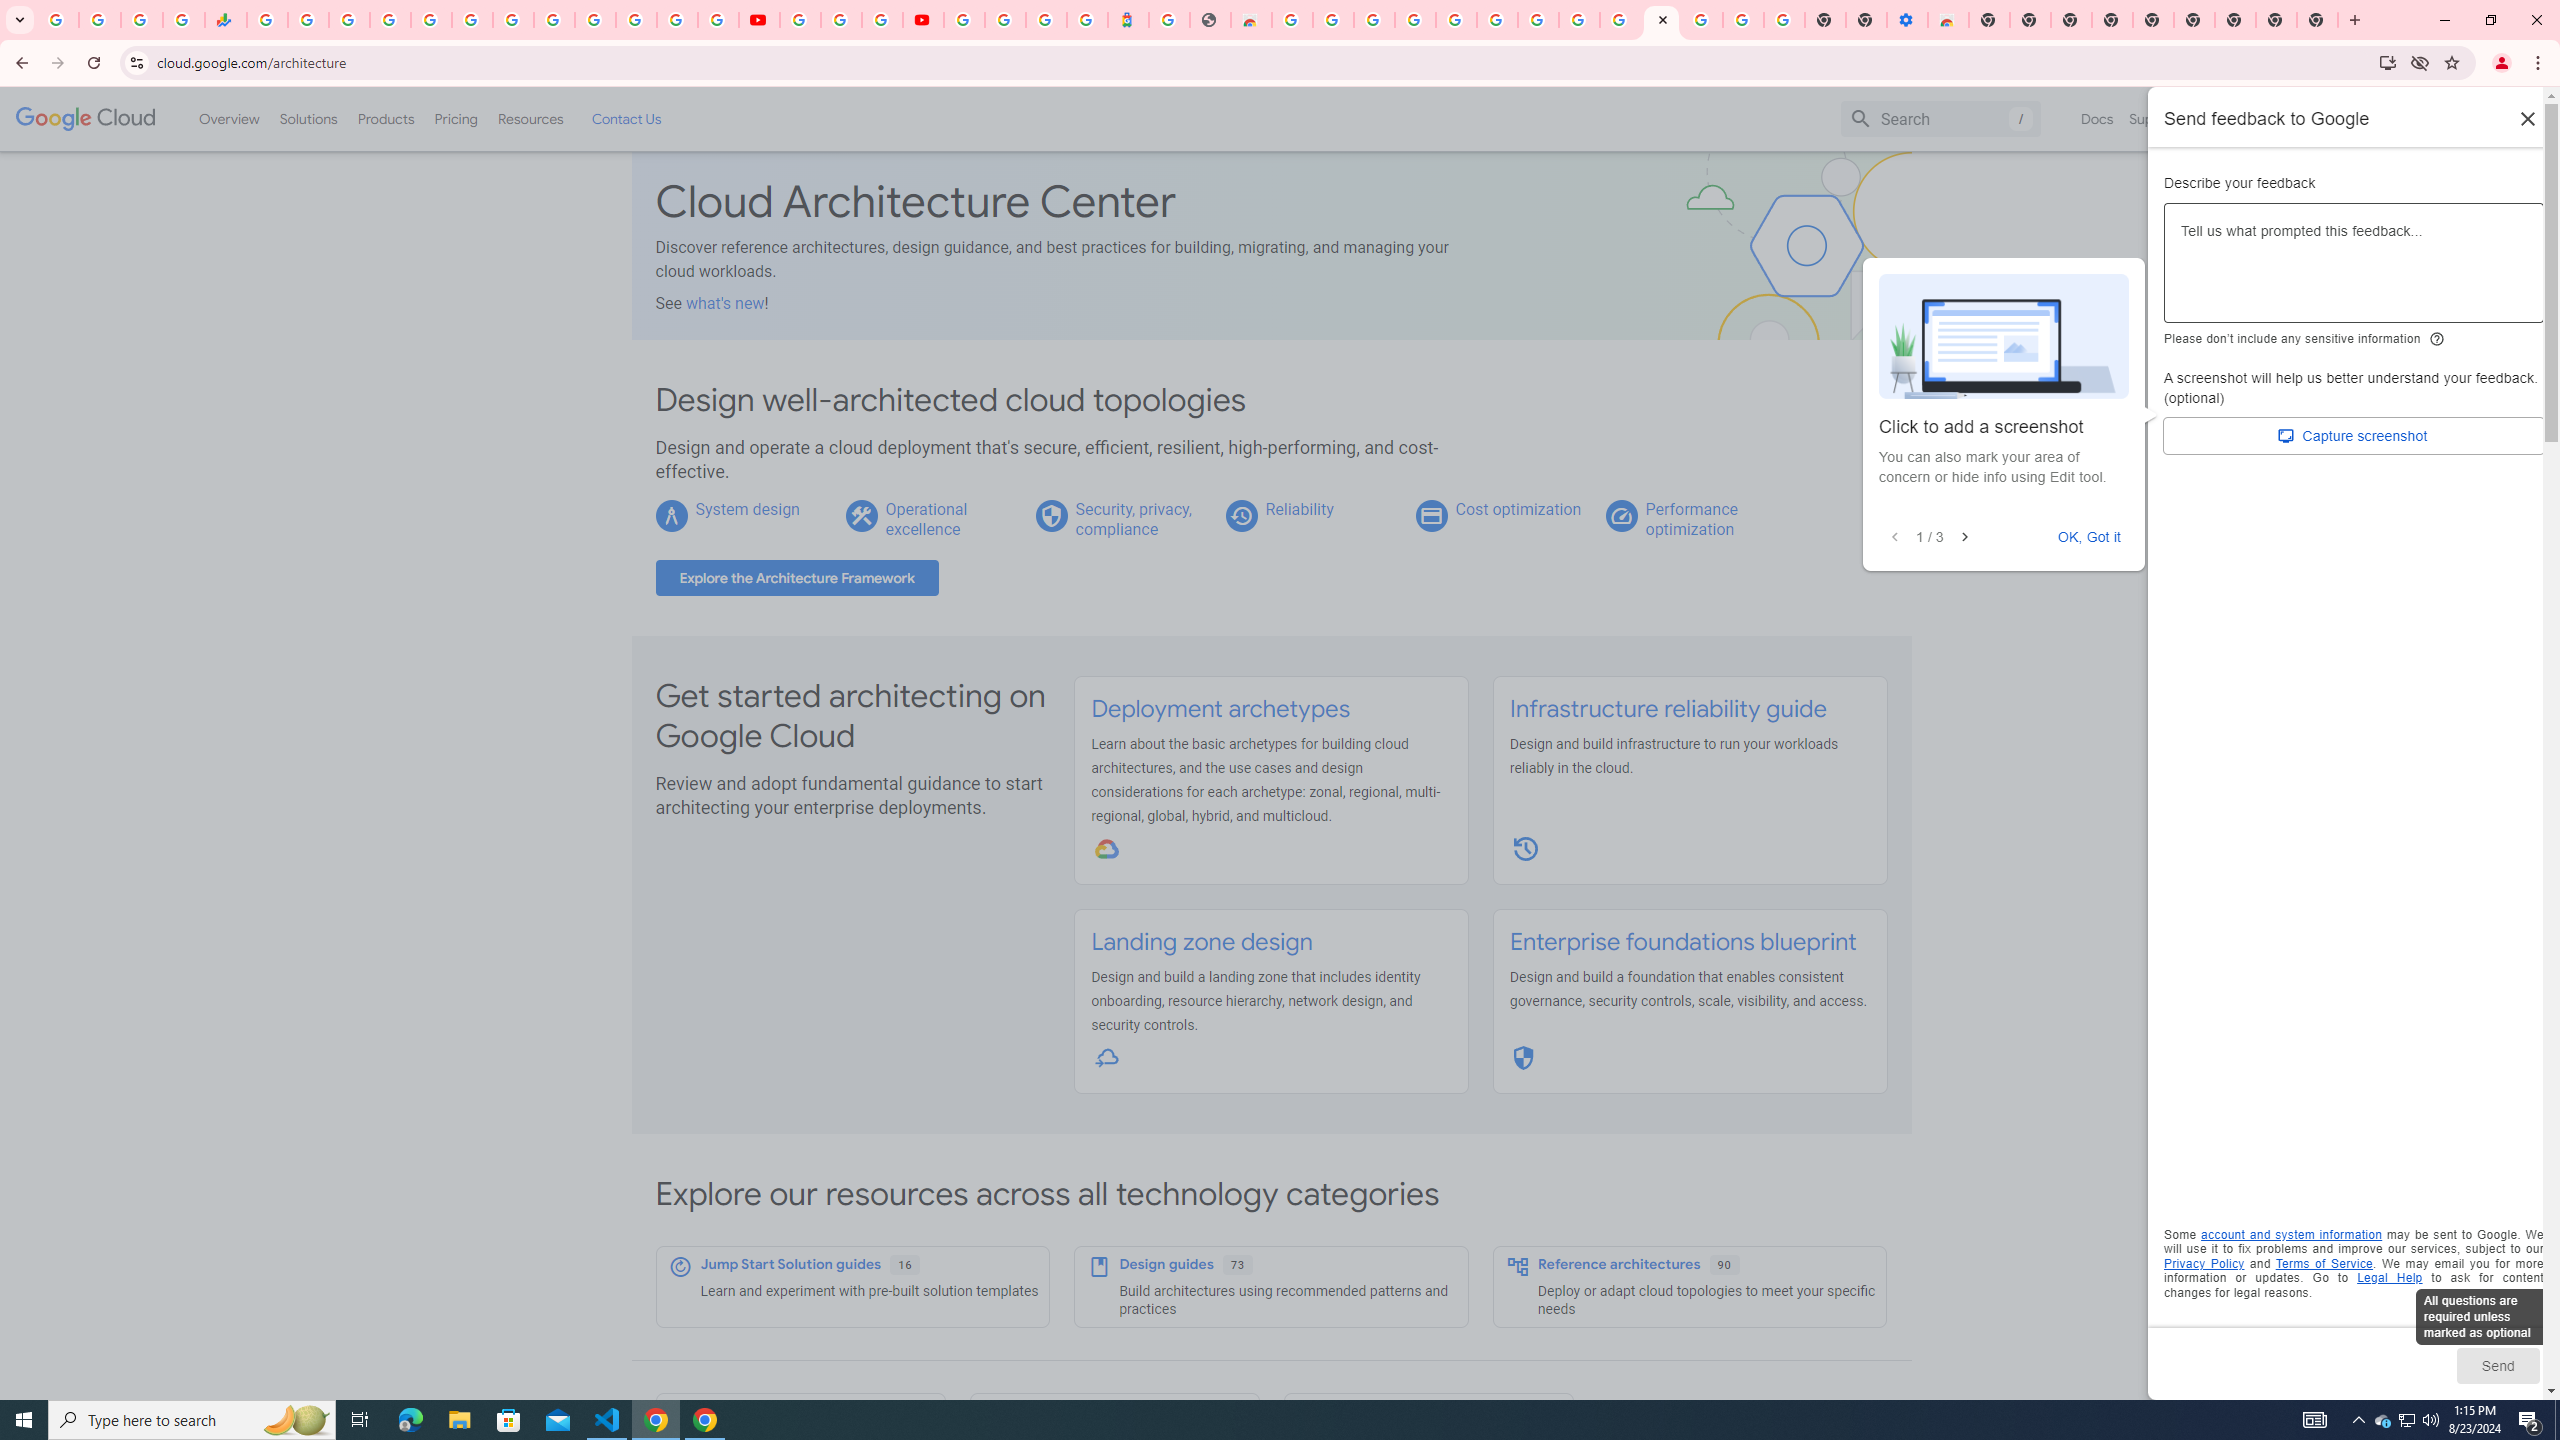 Image resolution: width=2560 pixels, height=1440 pixels. Describe the element at coordinates (1250, 19) in the screenshot. I see `'Chrome Web Store - Household'` at that location.